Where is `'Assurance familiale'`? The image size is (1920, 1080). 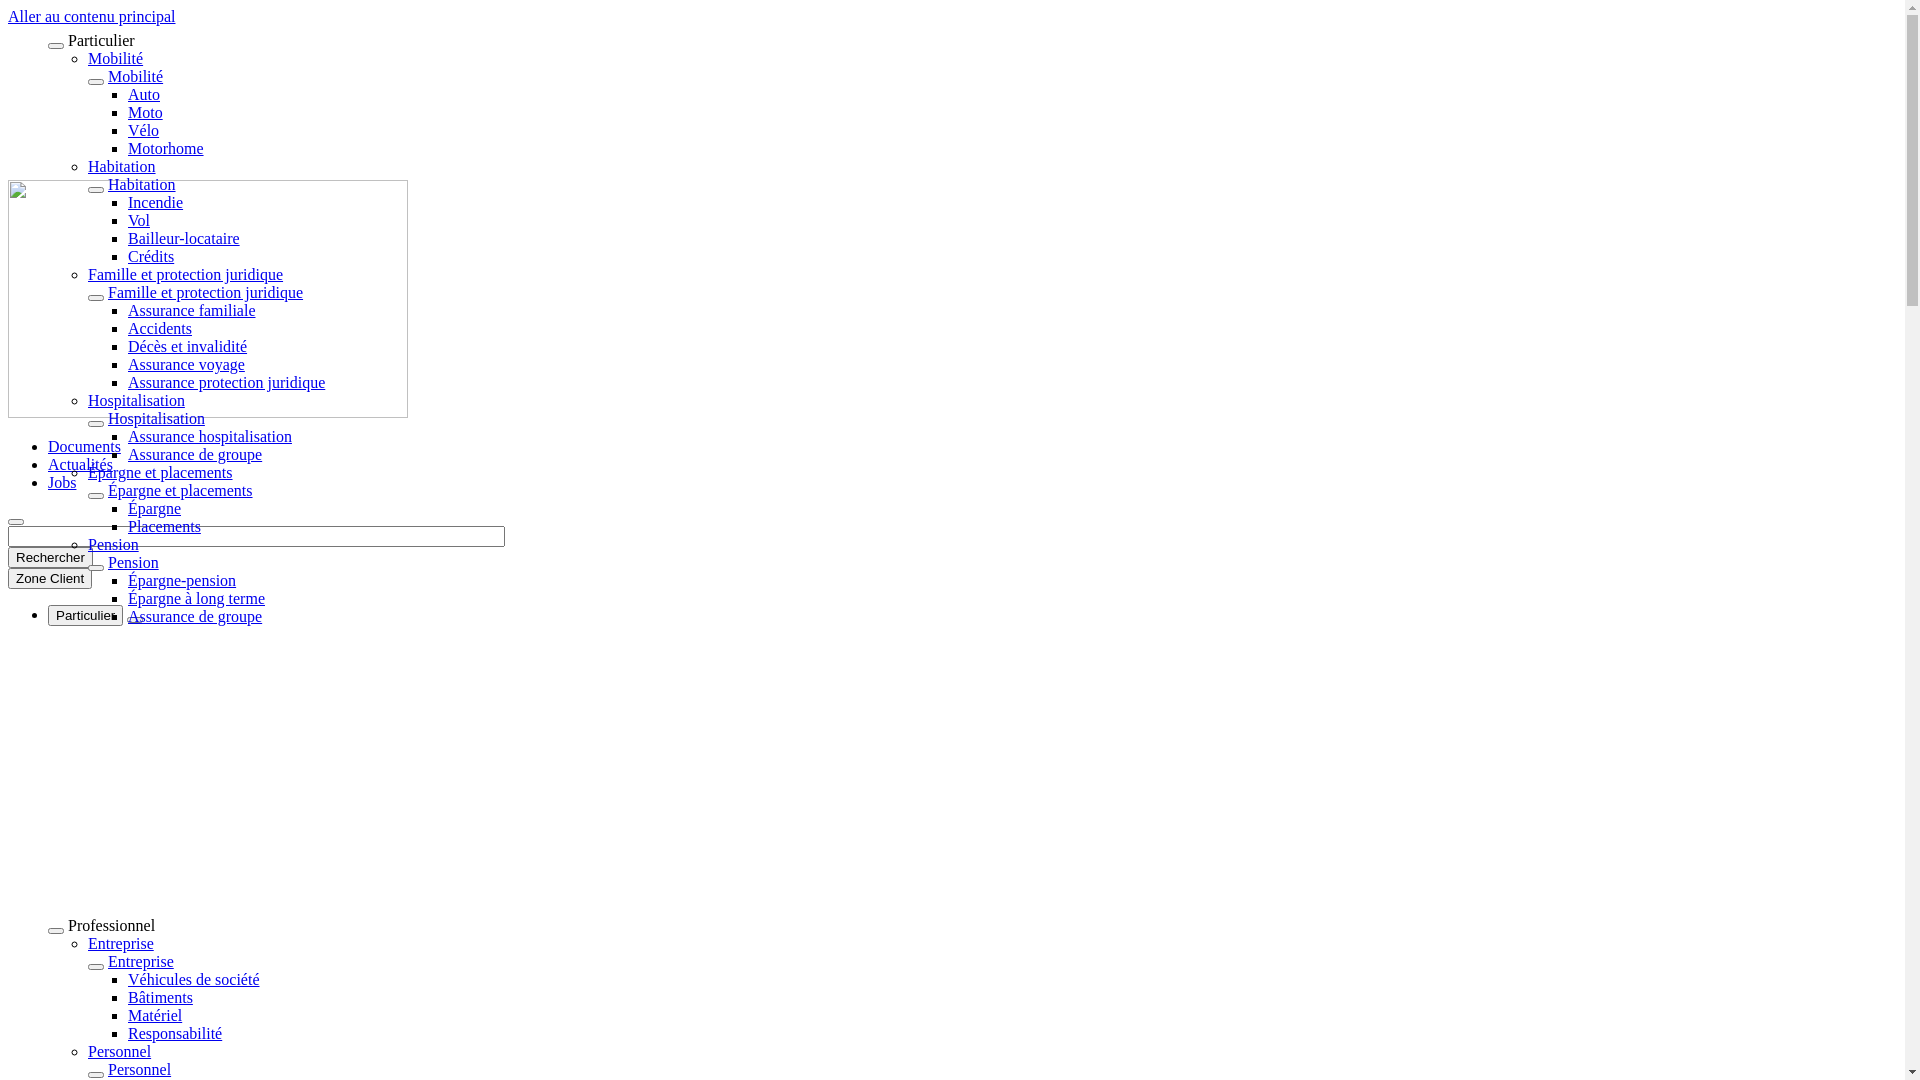
'Assurance familiale' is located at coordinates (192, 310).